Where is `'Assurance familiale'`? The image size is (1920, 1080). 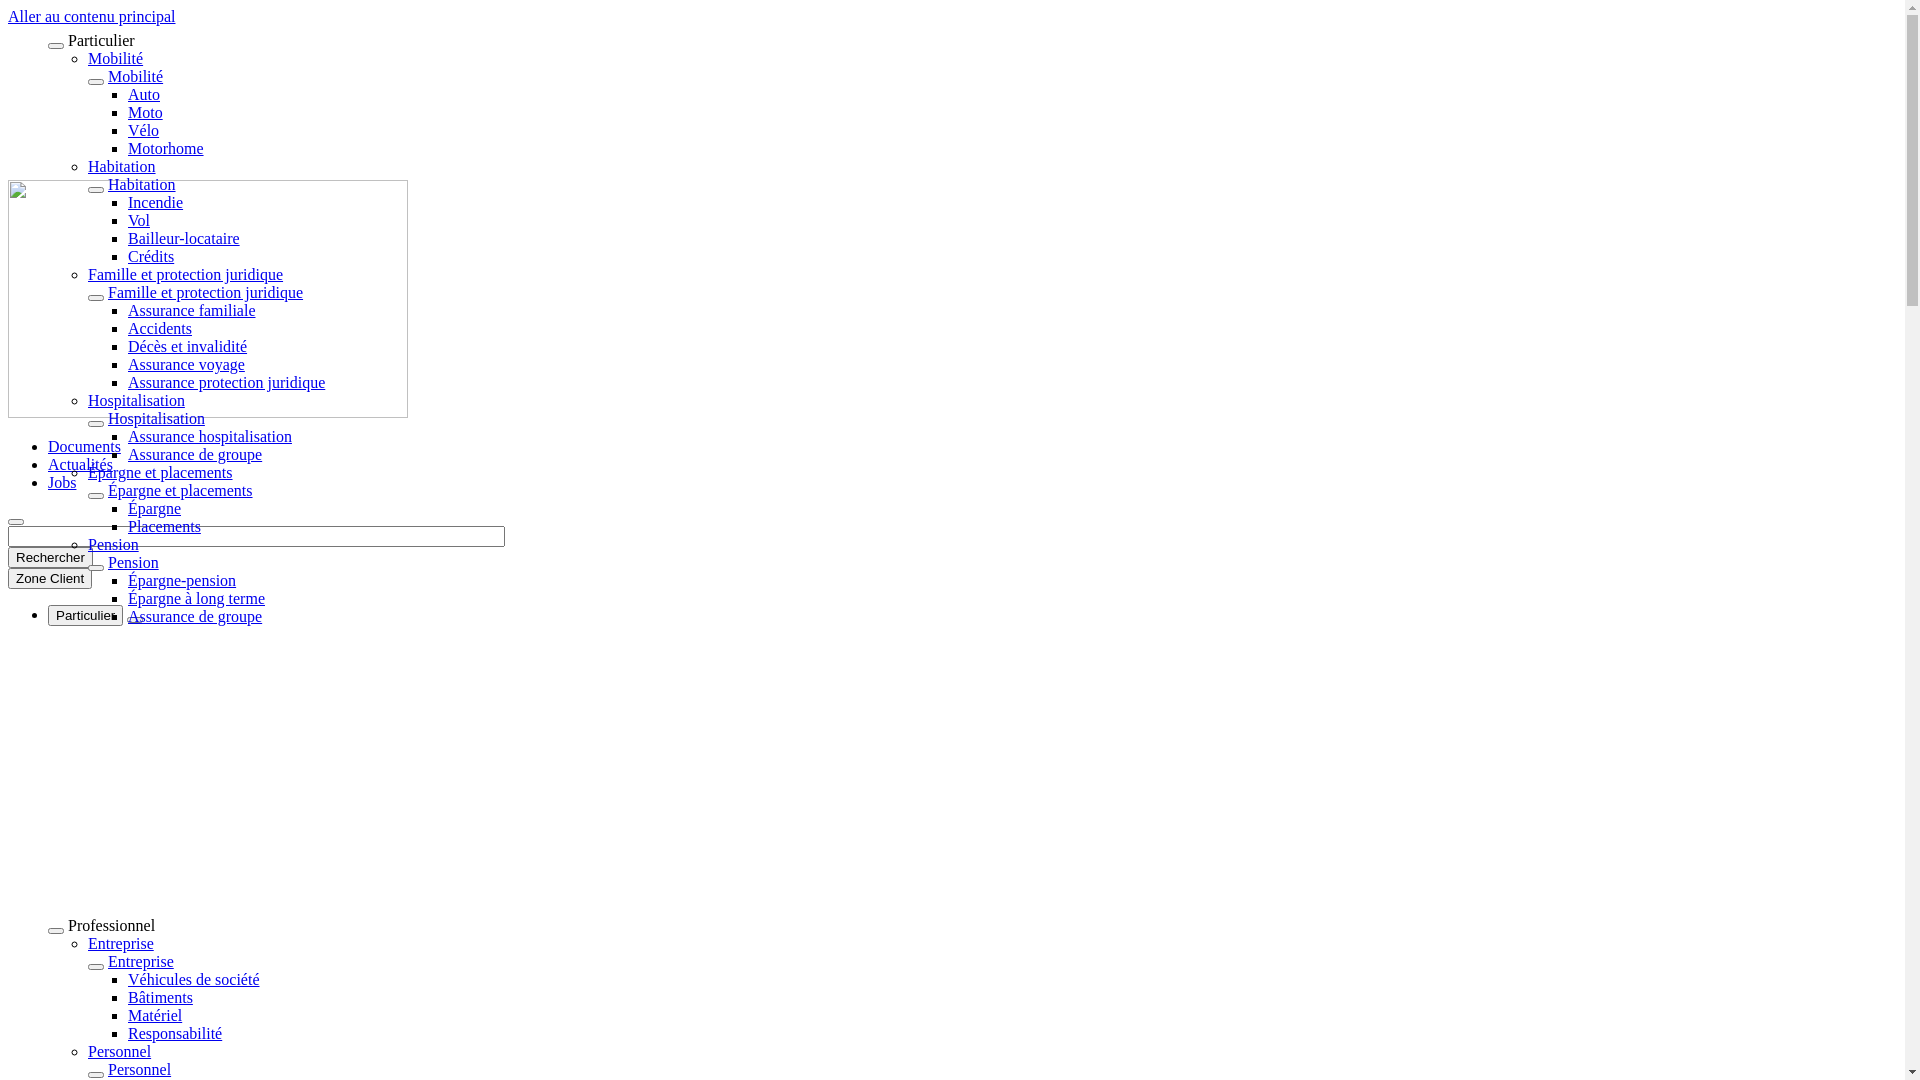
'Assurance familiale' is located at coordinates (192, 310).